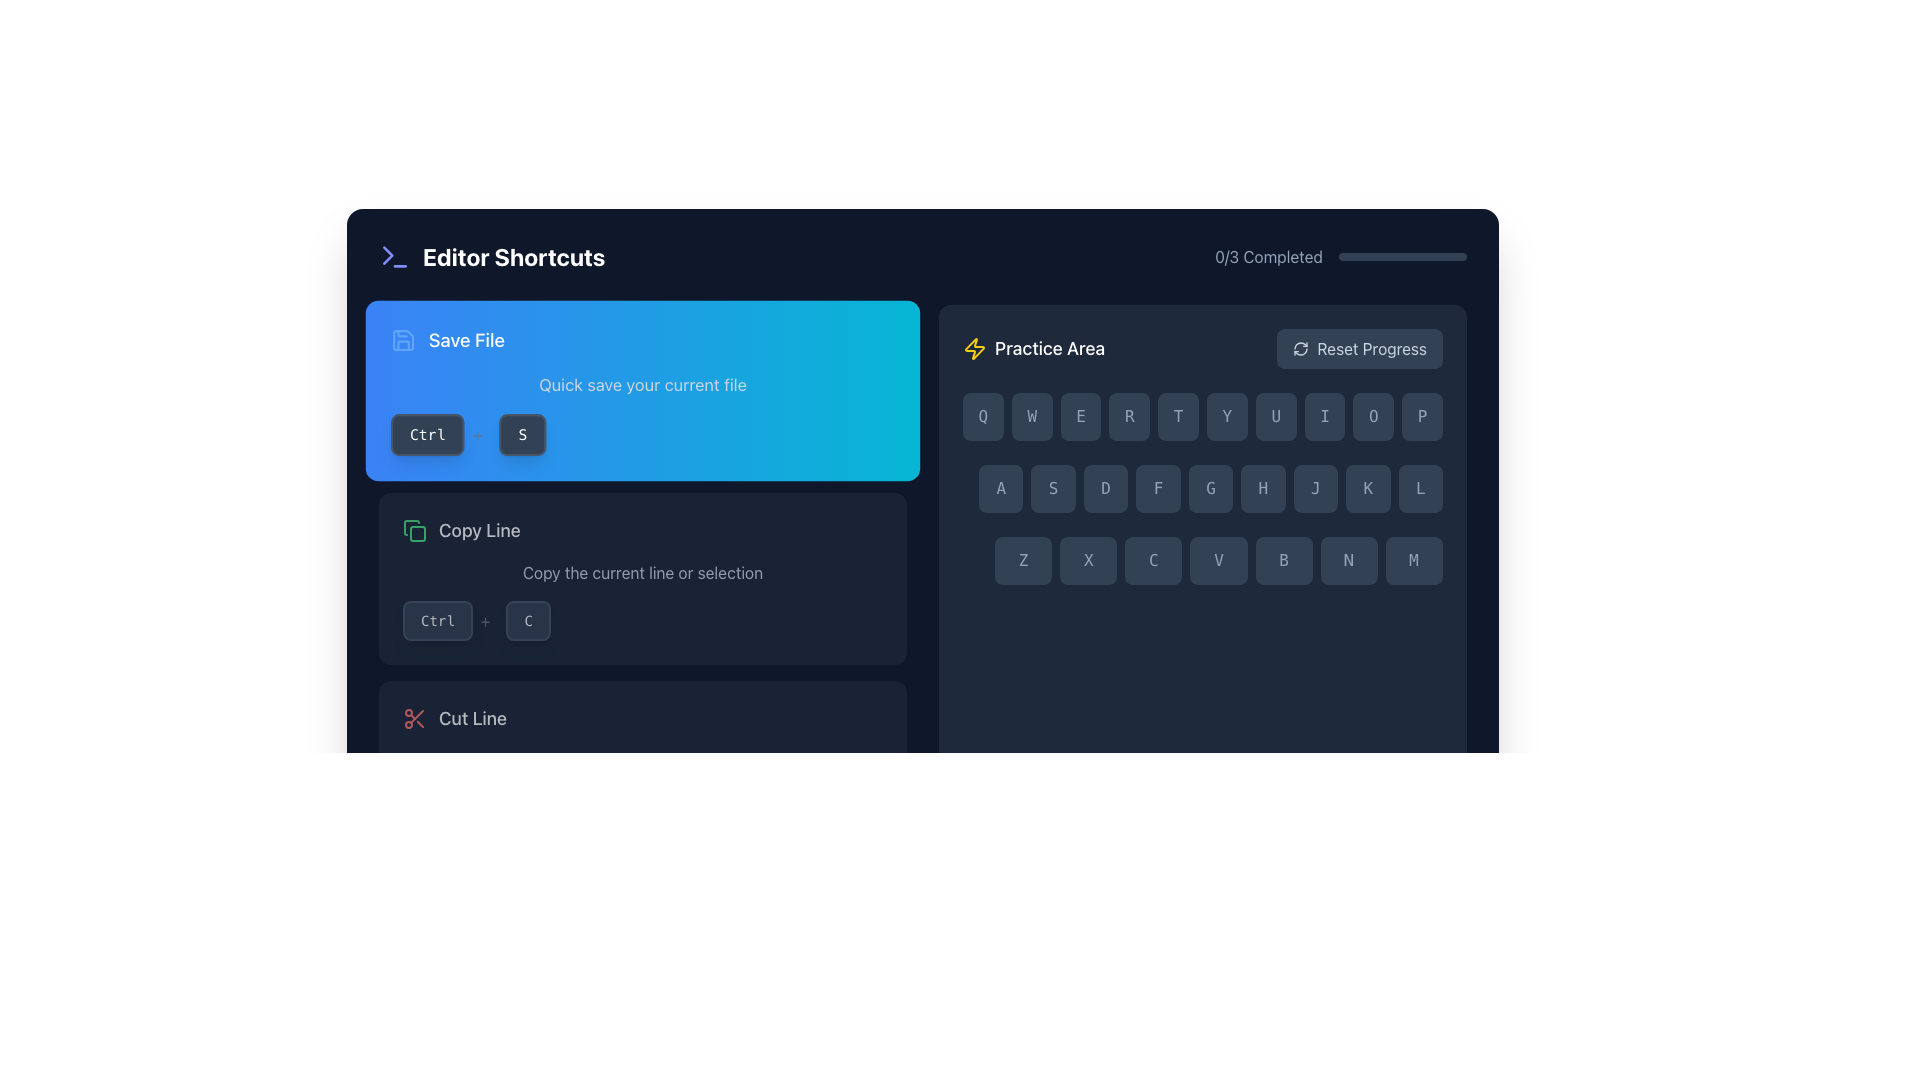 This screenshot has width=1920, height=1080. Describe the element at coordinates (983, 415) in the screenshot. I see `the displayed character on the button representing the letter 'Q', which is the first button in the horizontal grid of the virtual keyboard` at that location.